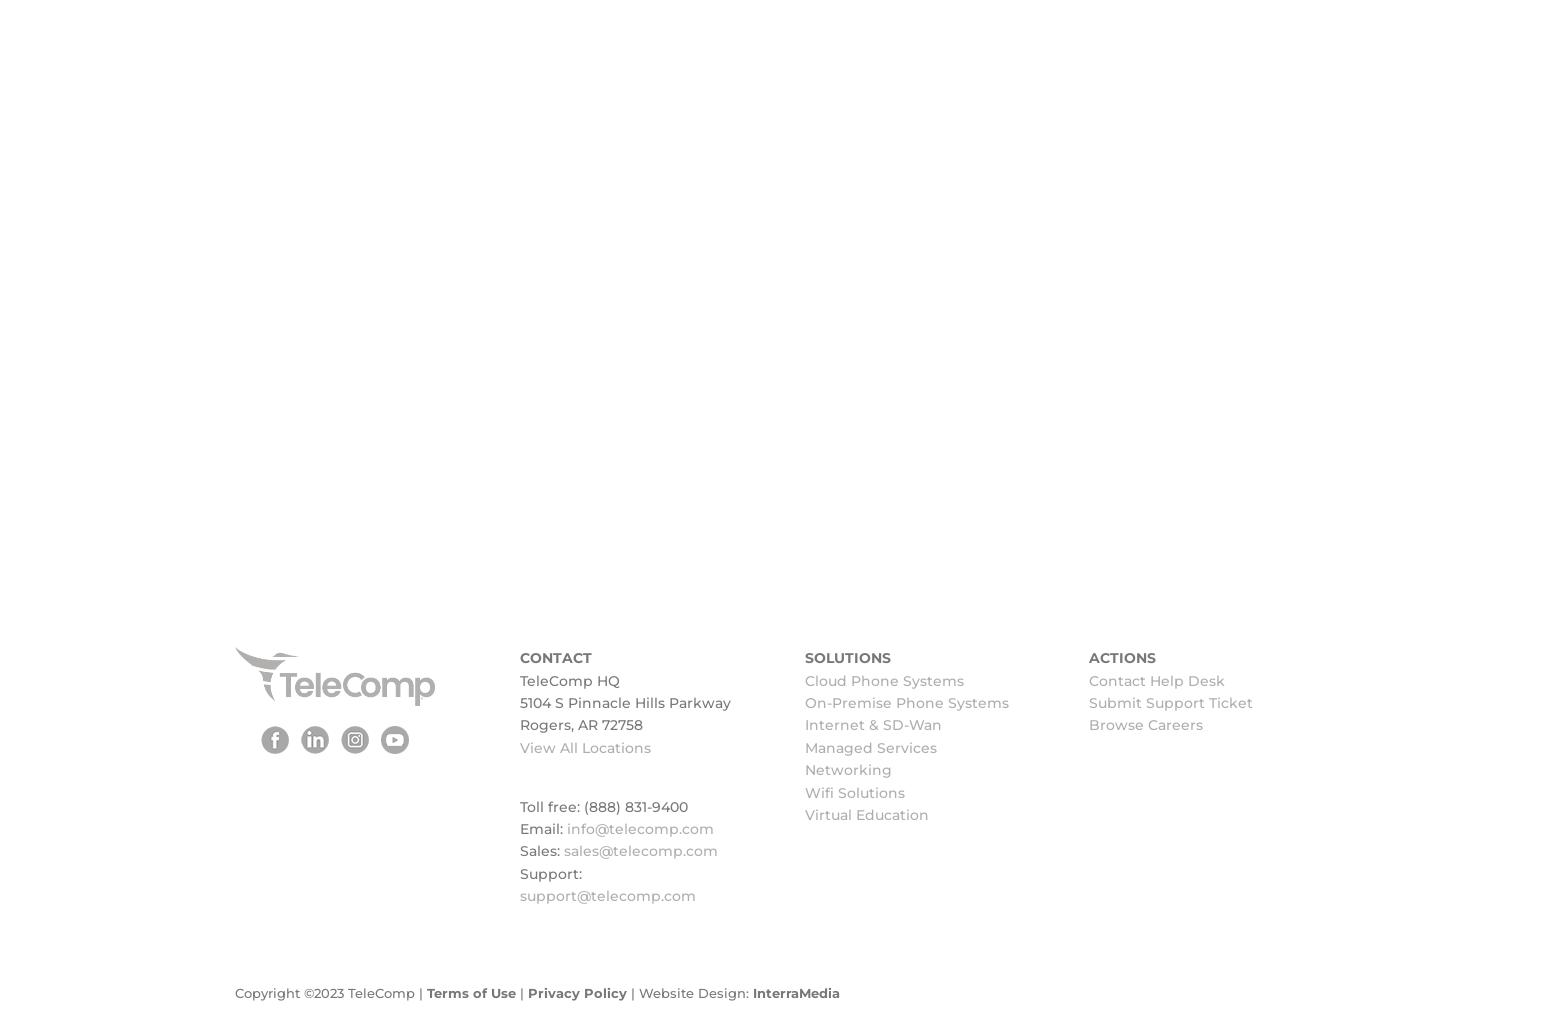 Image resolution: width=1550 pixels, height=1016 pixels. I want to click on 'Internet & SD-Wan', so click(802, 725).